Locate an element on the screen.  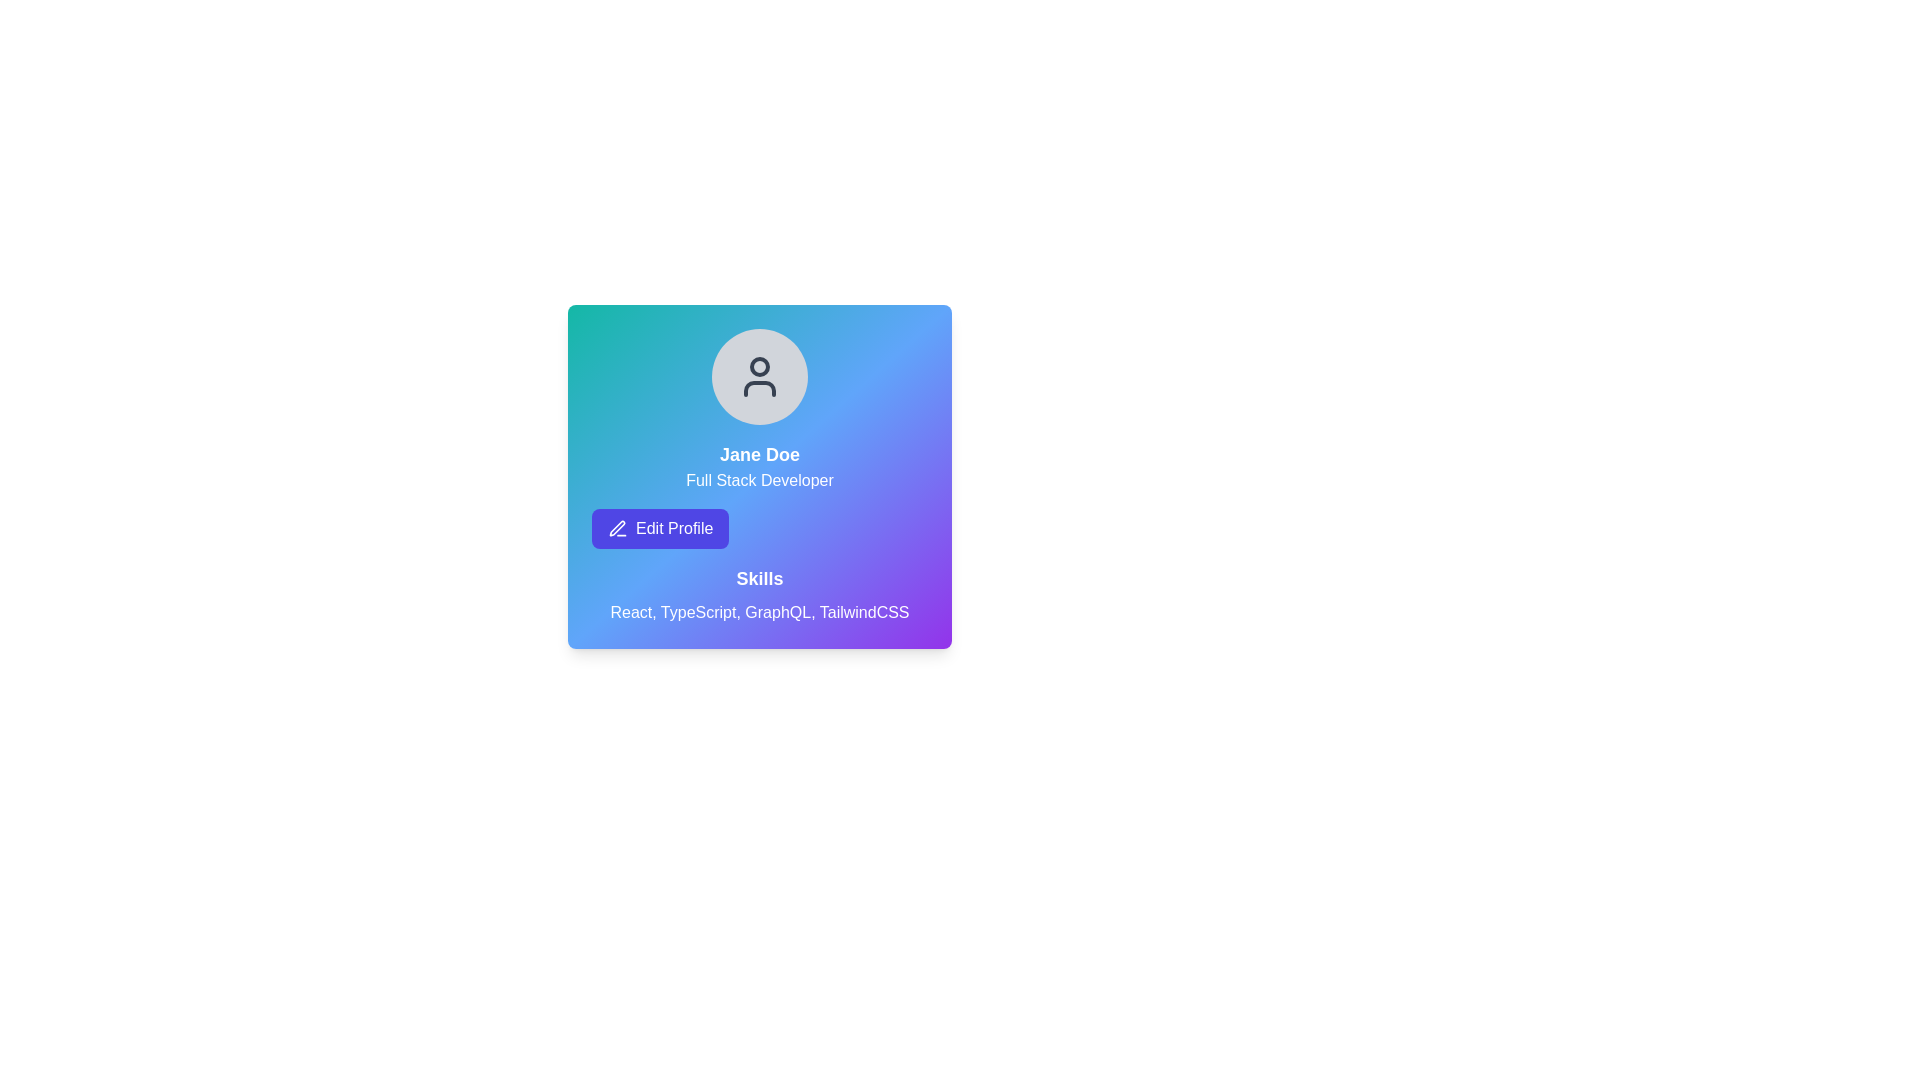
the decorative avatar SVG icon located centrally within the circular background area at the top of the card, which is aligned with the text 'Jane Doe' is located at coordinates (758, 377).